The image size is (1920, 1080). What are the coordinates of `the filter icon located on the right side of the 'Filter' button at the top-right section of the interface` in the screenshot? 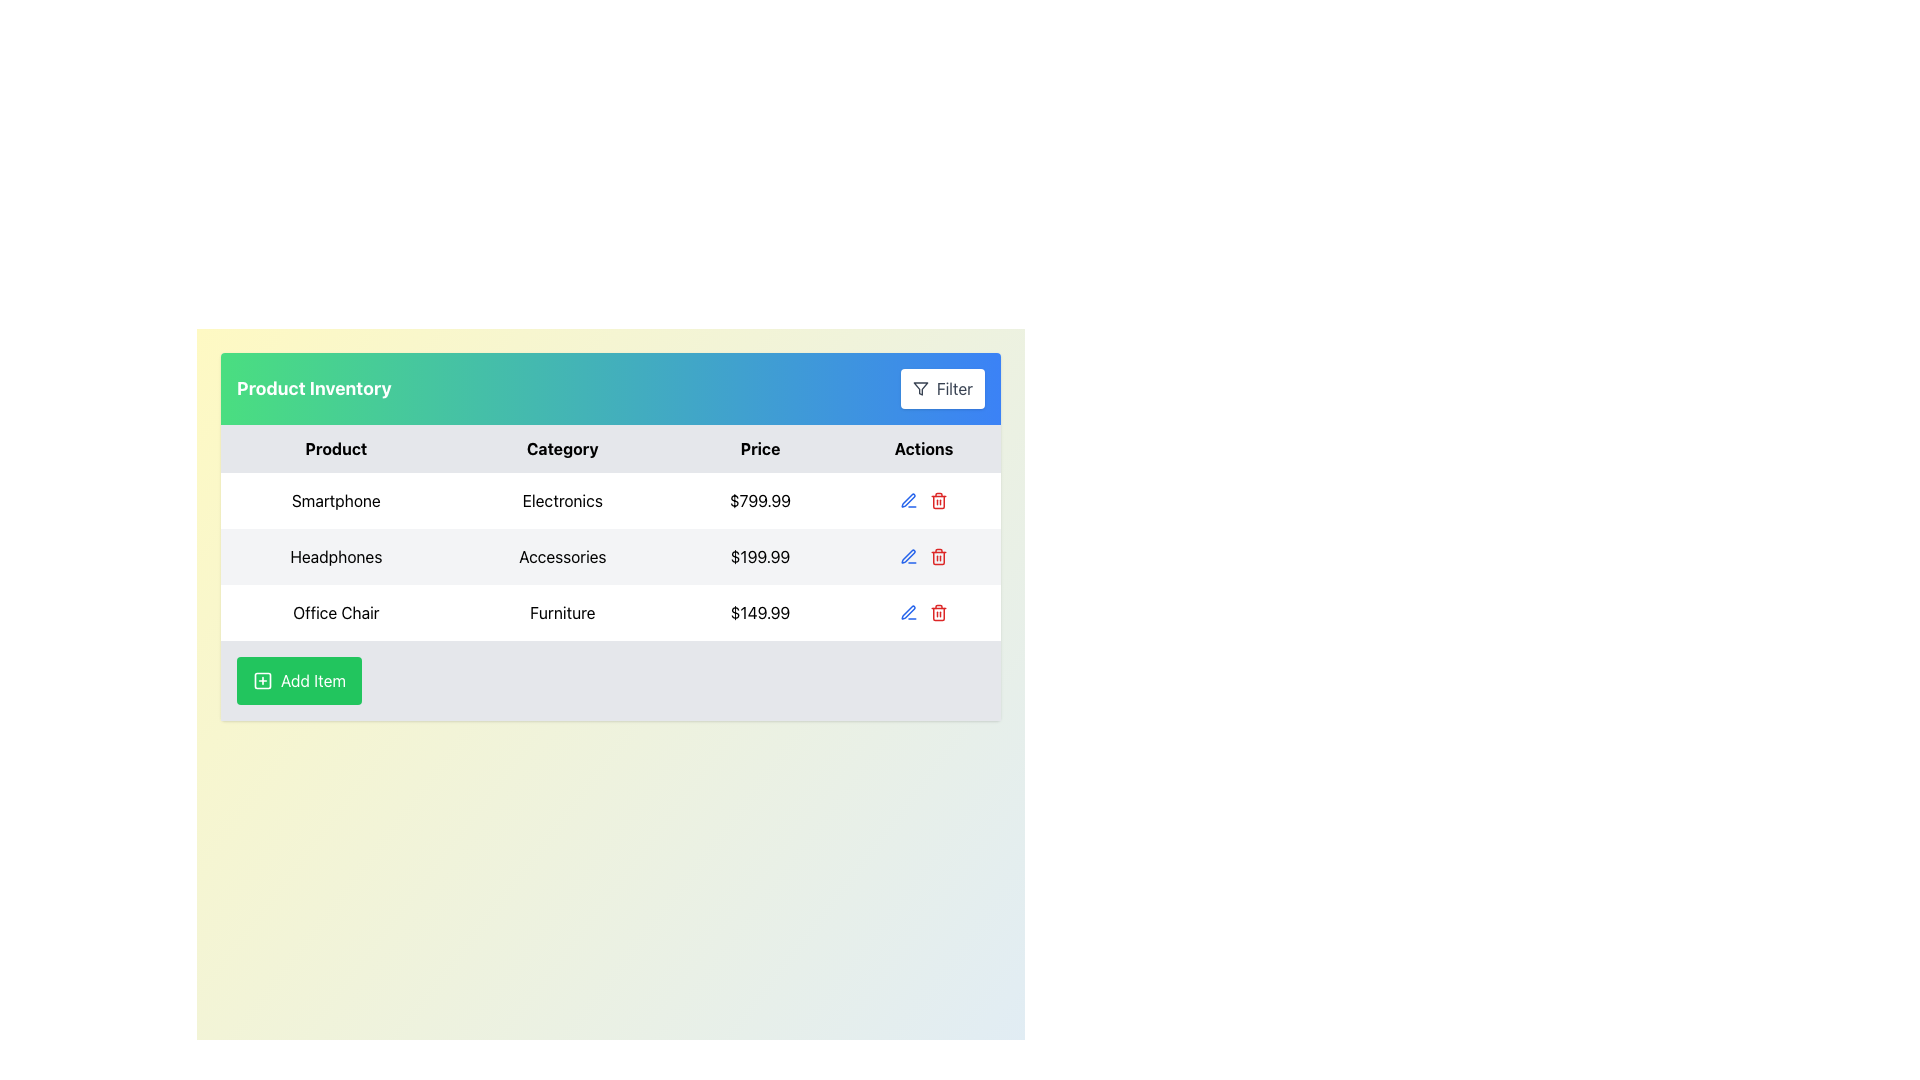 It's located at (919, 389).